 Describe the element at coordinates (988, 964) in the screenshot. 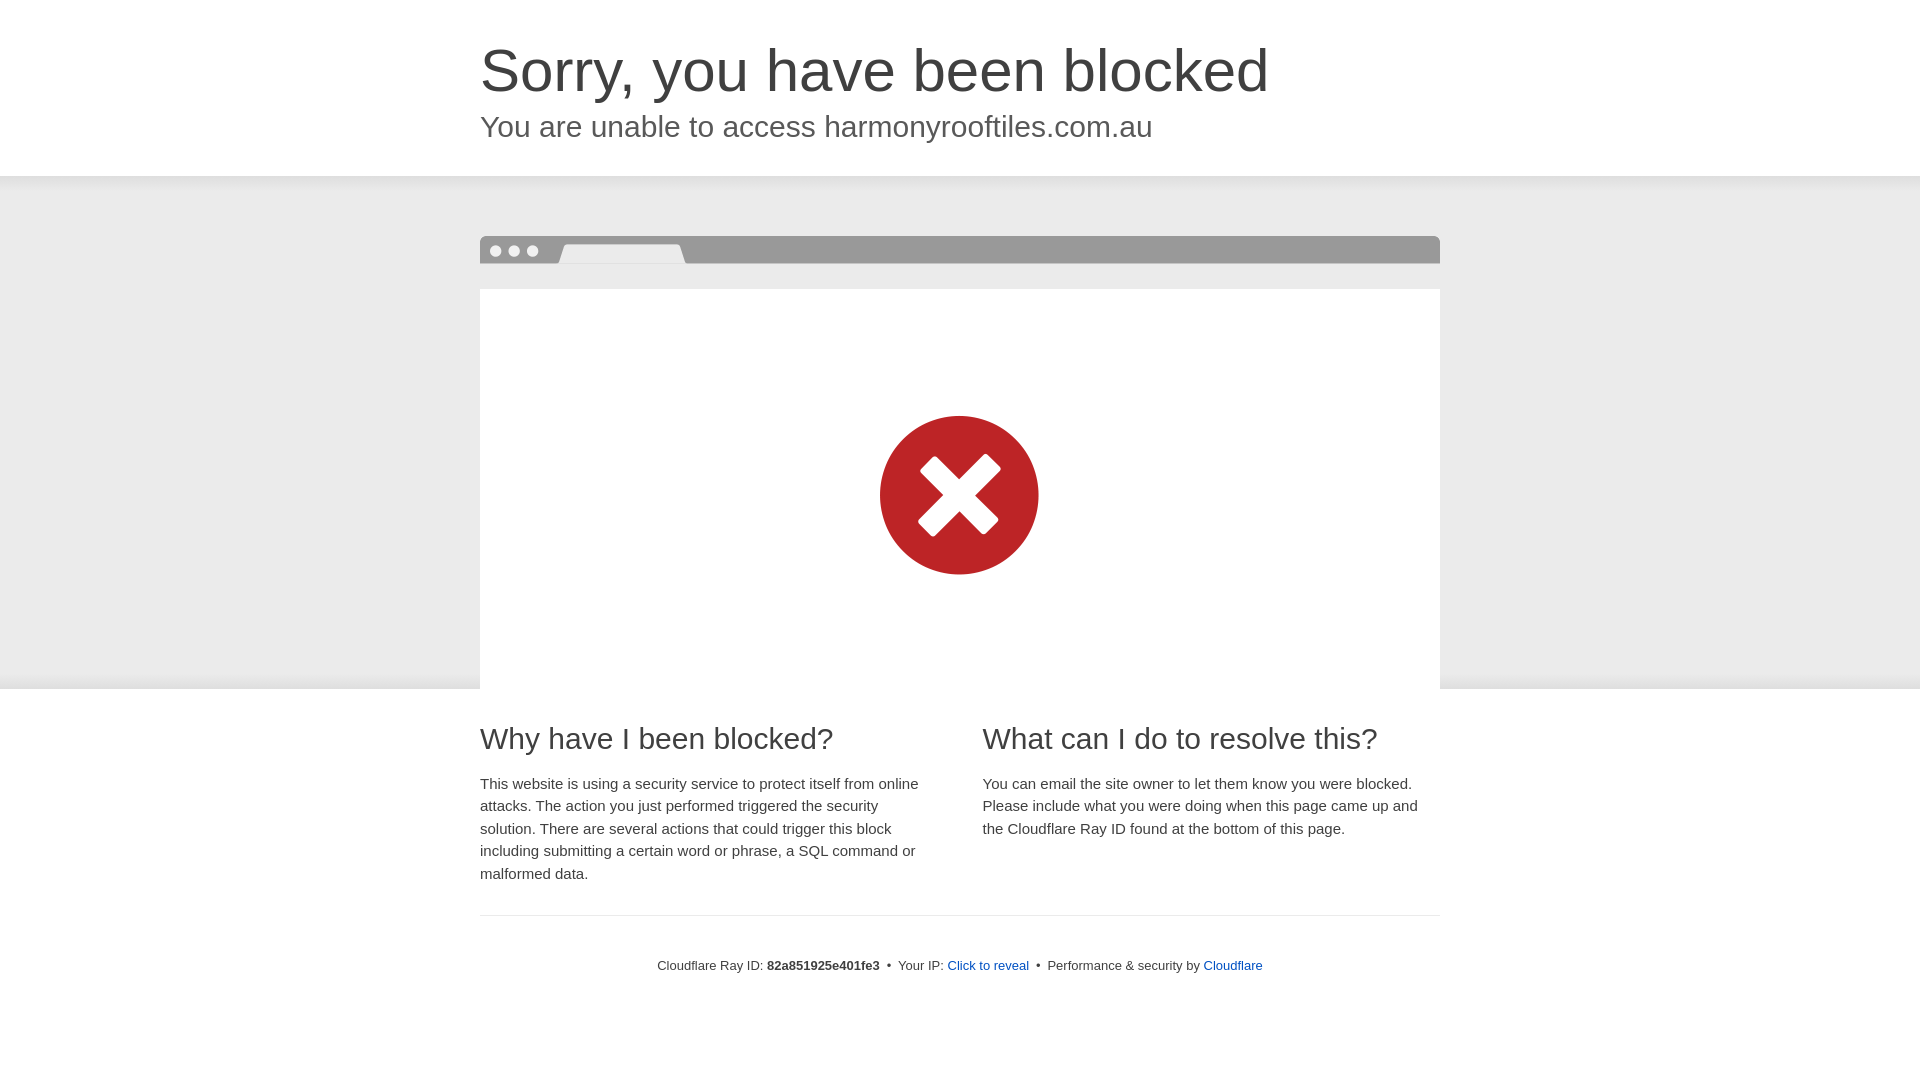

I see `'Click to reveal'` at that location.